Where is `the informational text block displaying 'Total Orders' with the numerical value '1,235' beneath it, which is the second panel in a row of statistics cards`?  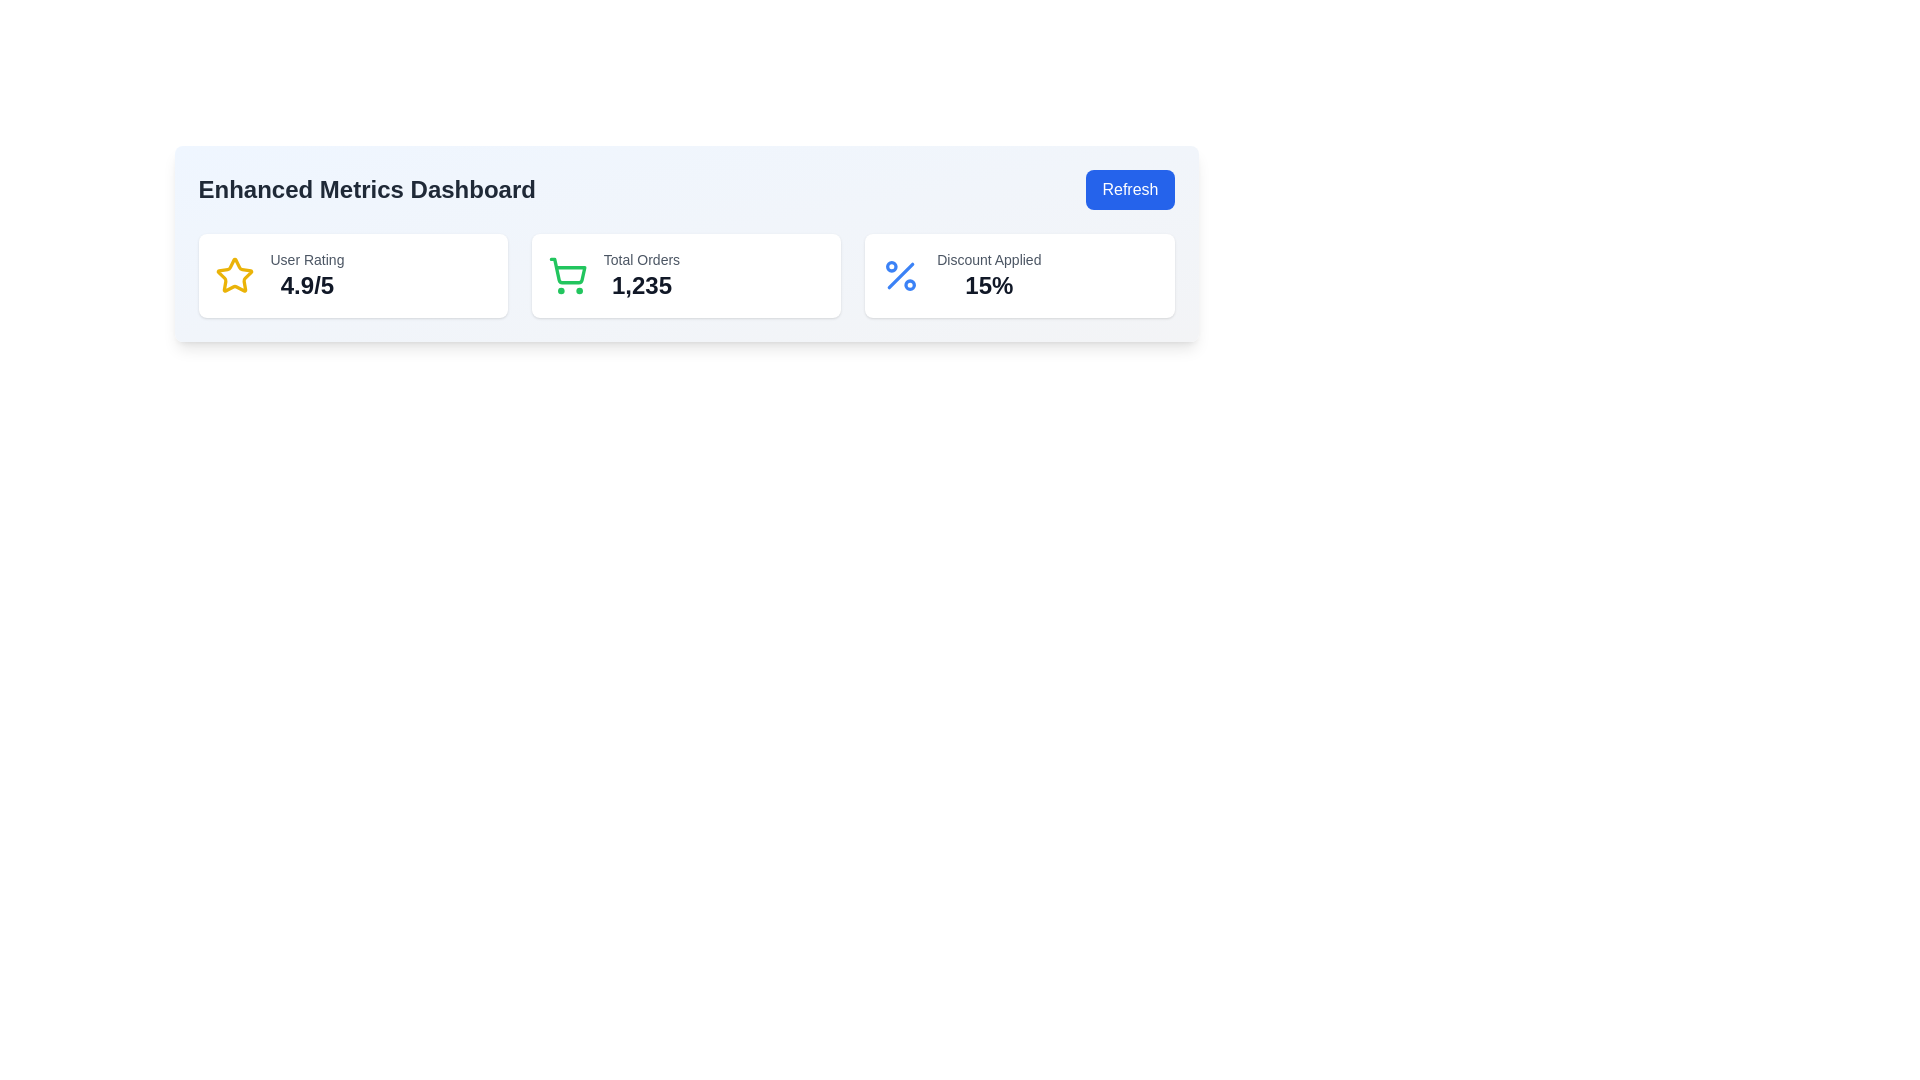 the informational text block displaying 'Total Orders' with the numerical value '1,235' beneath it, which is the second panel in a row of statistics cards is located at coordinates (641, 276).